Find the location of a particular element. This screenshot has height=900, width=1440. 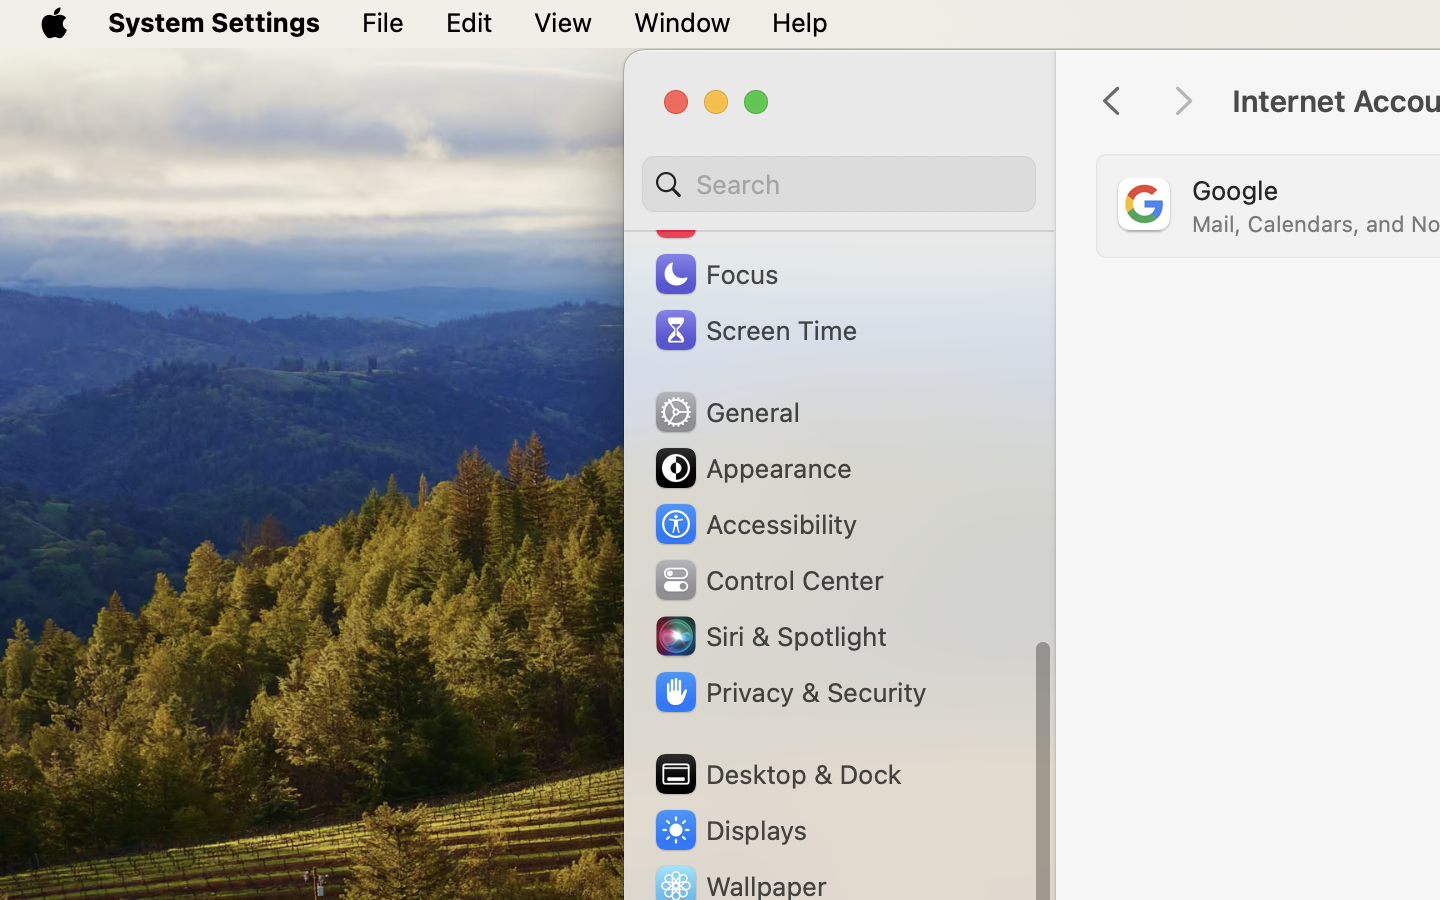

'Control Center' is located at coordinates (766, 579).